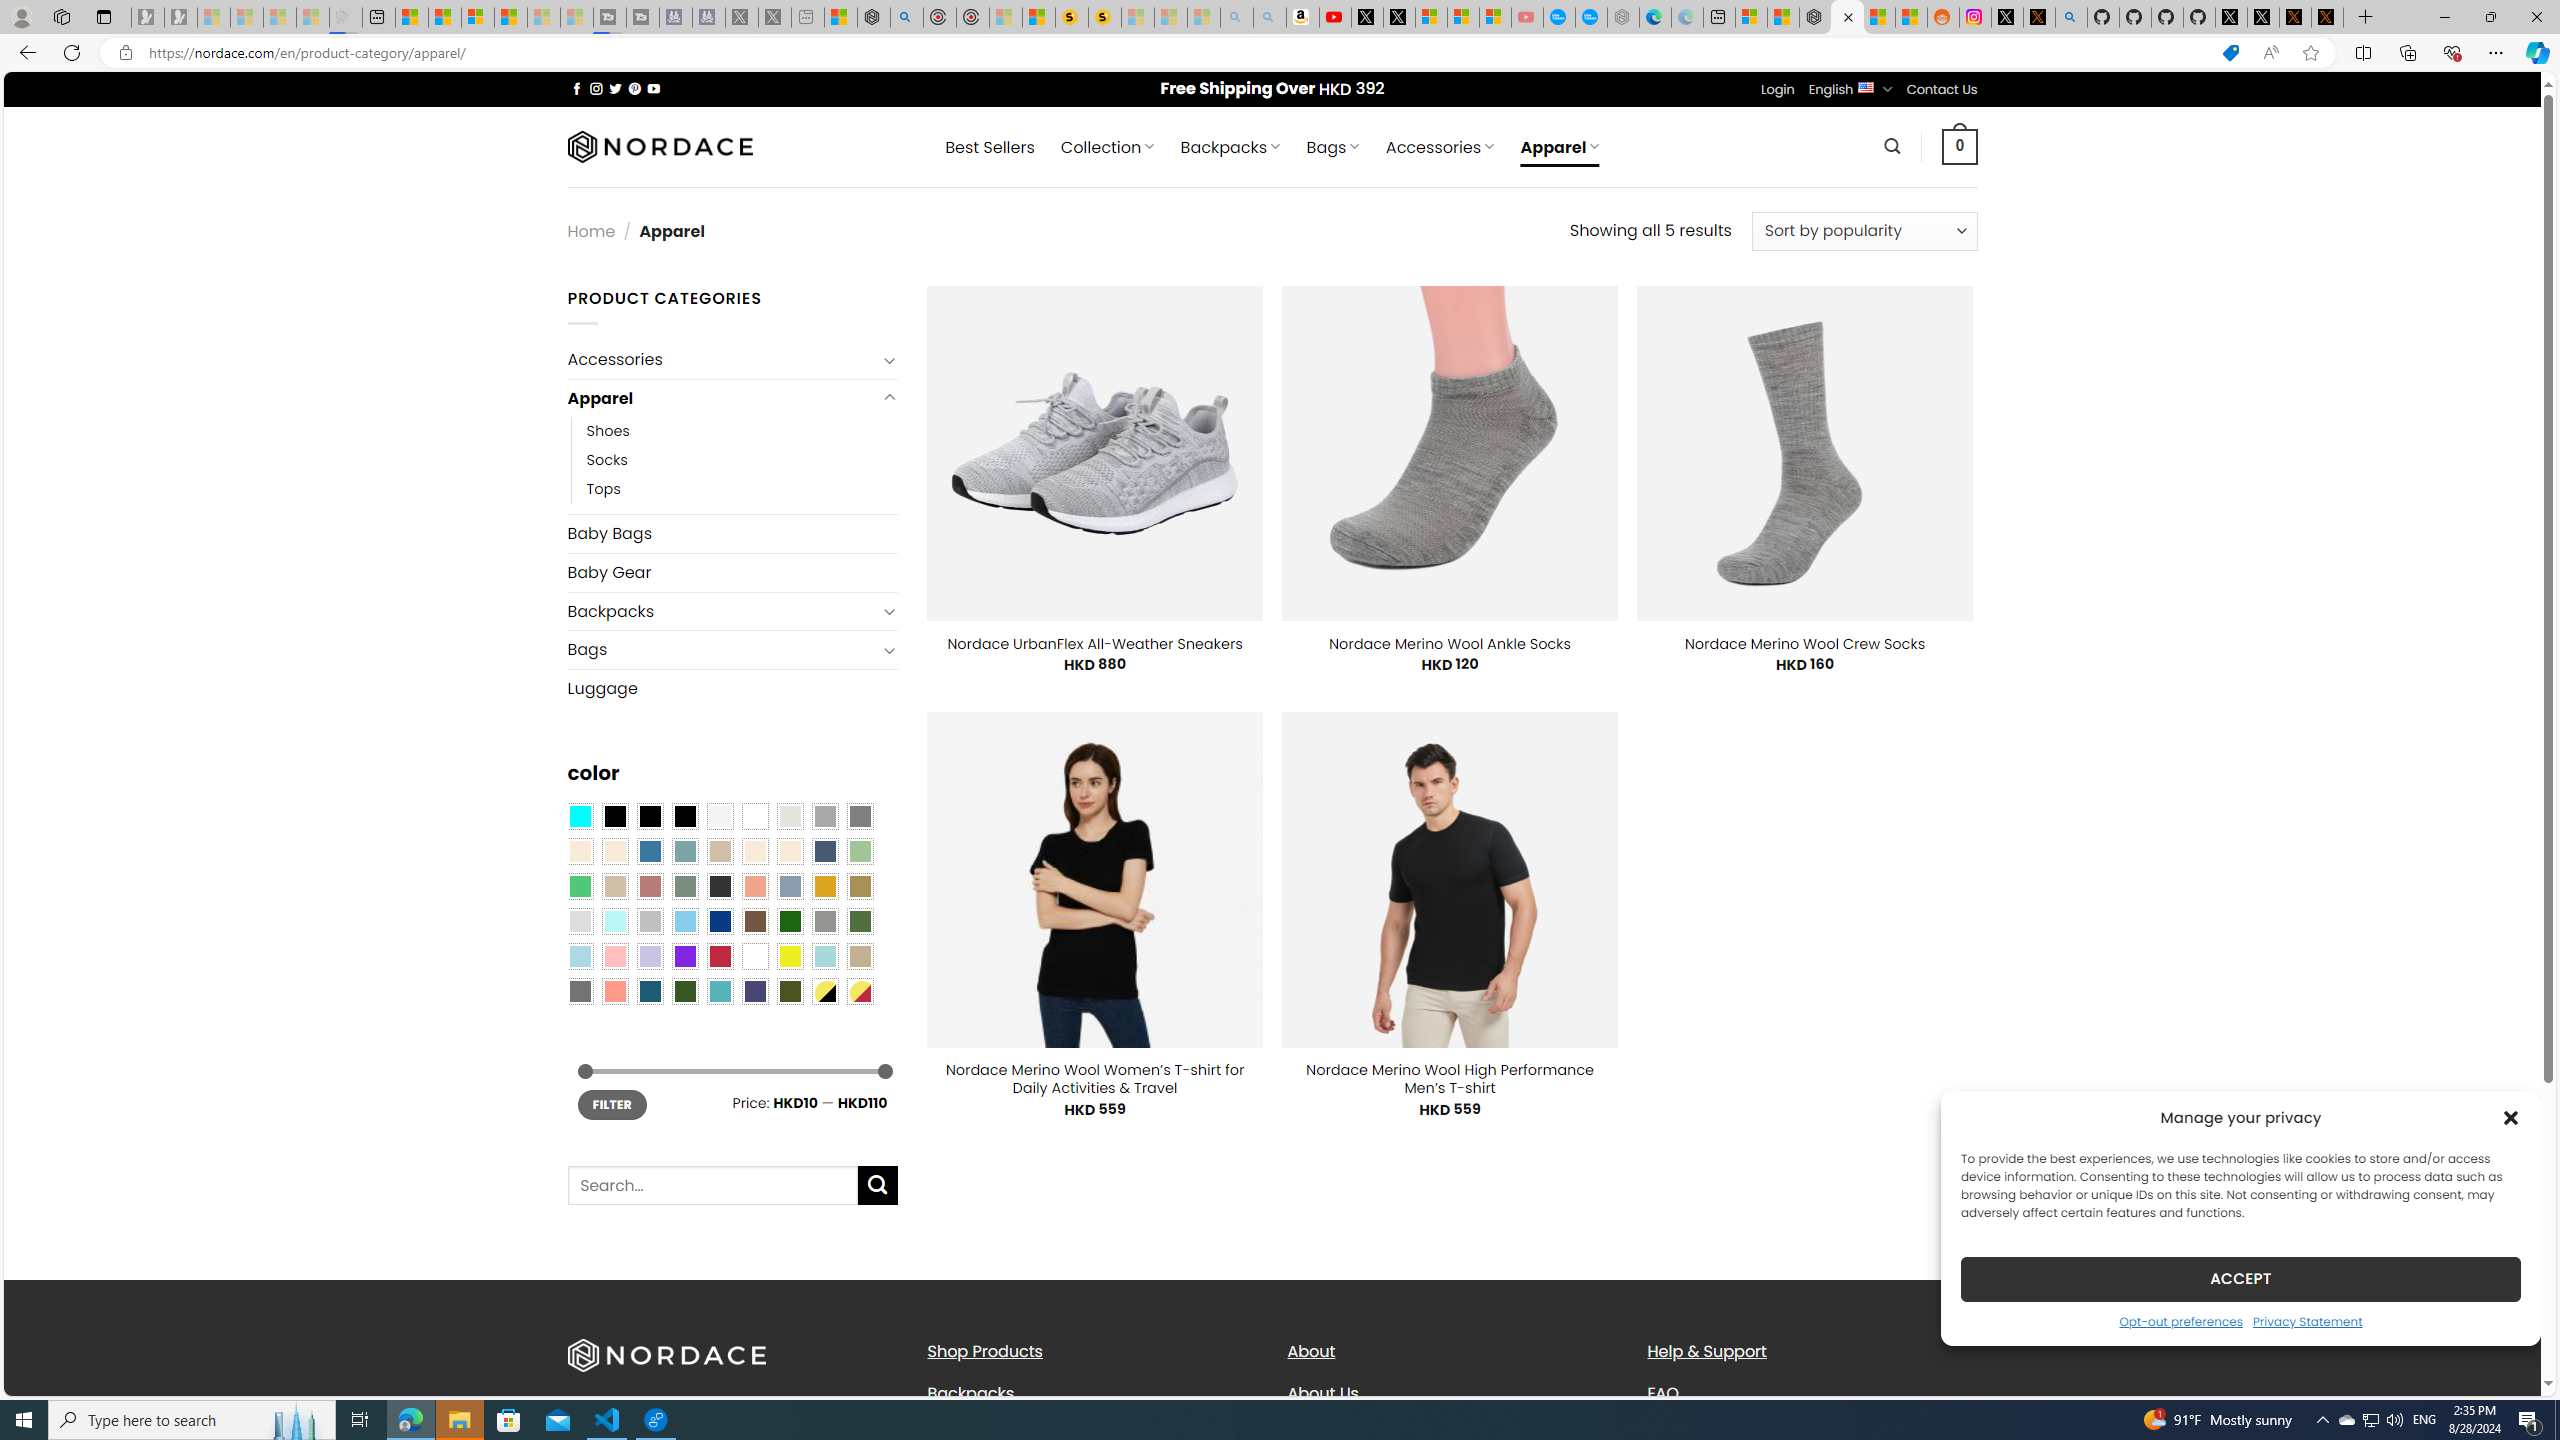 The image size is (2560, 1440). I want to click on 'Blue Sage', so click(684, 850).